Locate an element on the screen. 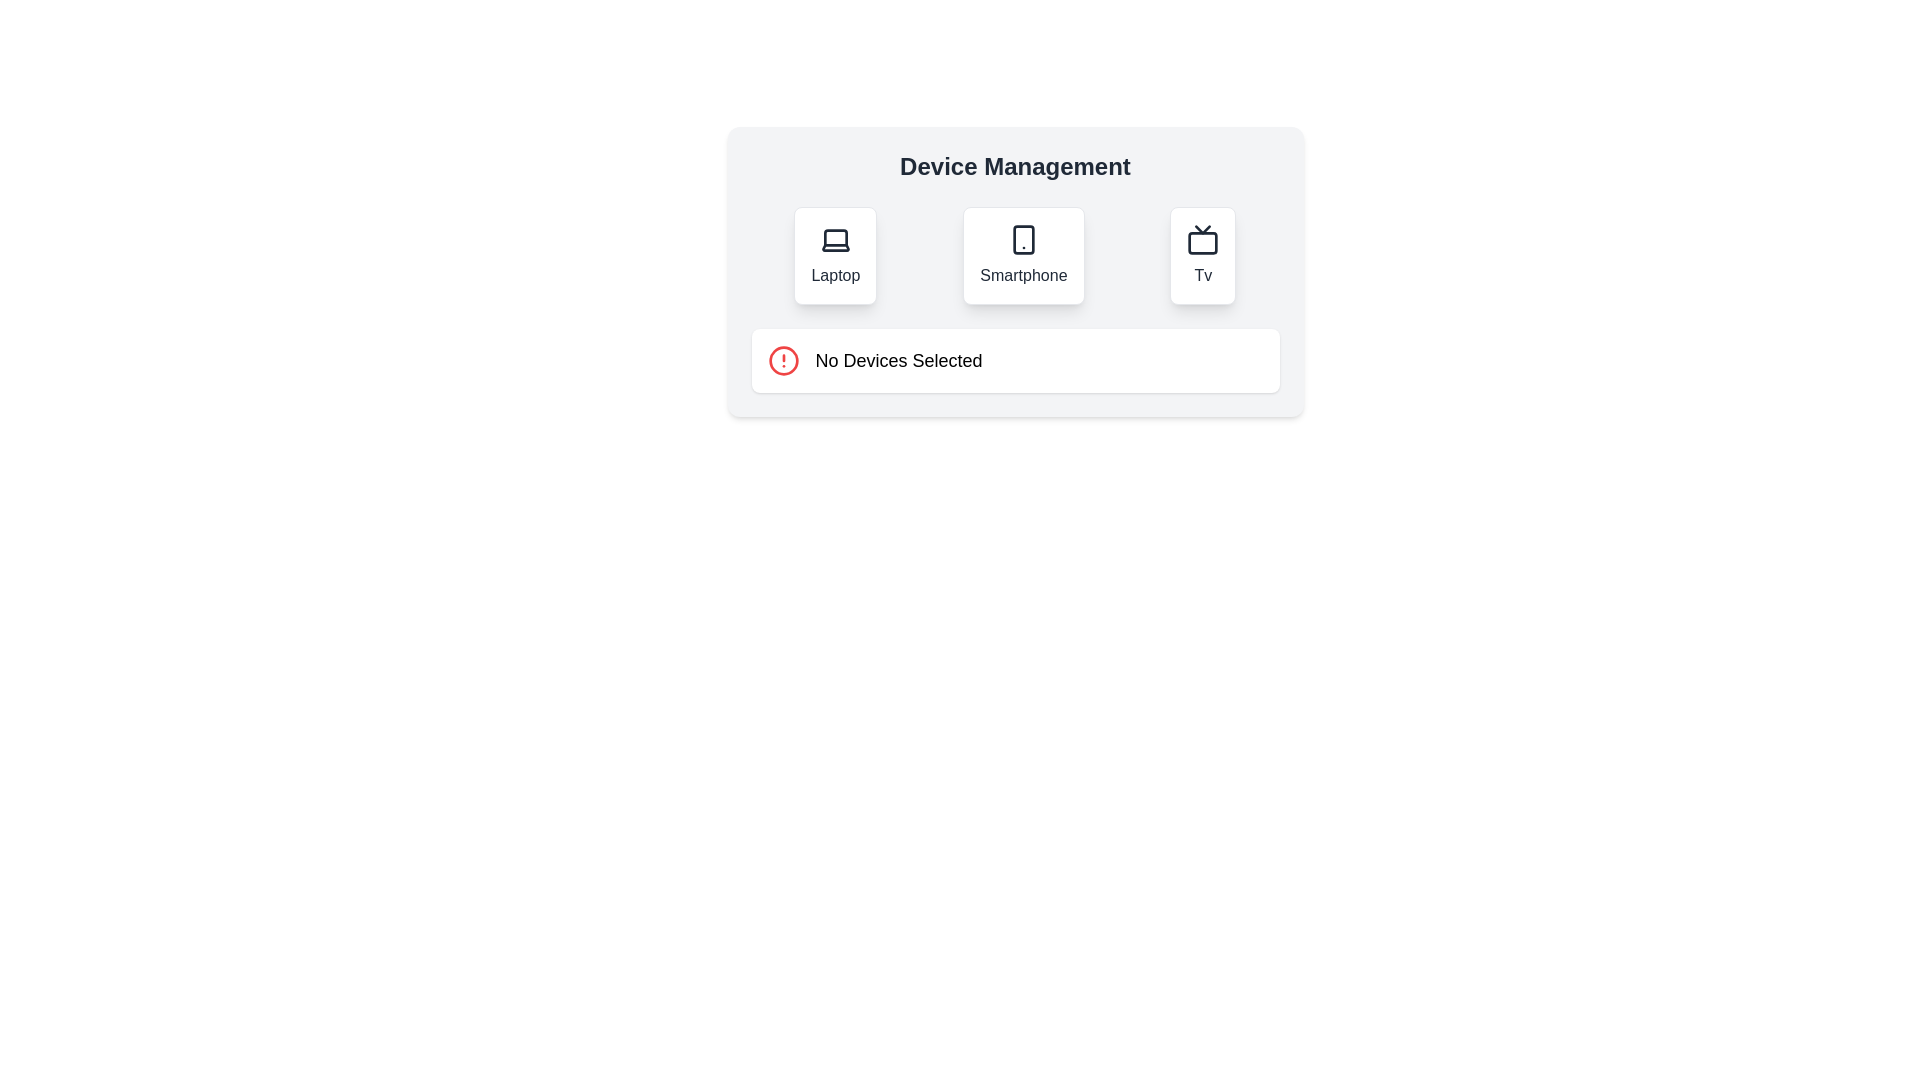 The height and width of the screenshot is (1080, 1920). the middle button labeled 'Smartphone' is located at coordinates (1023, 254).